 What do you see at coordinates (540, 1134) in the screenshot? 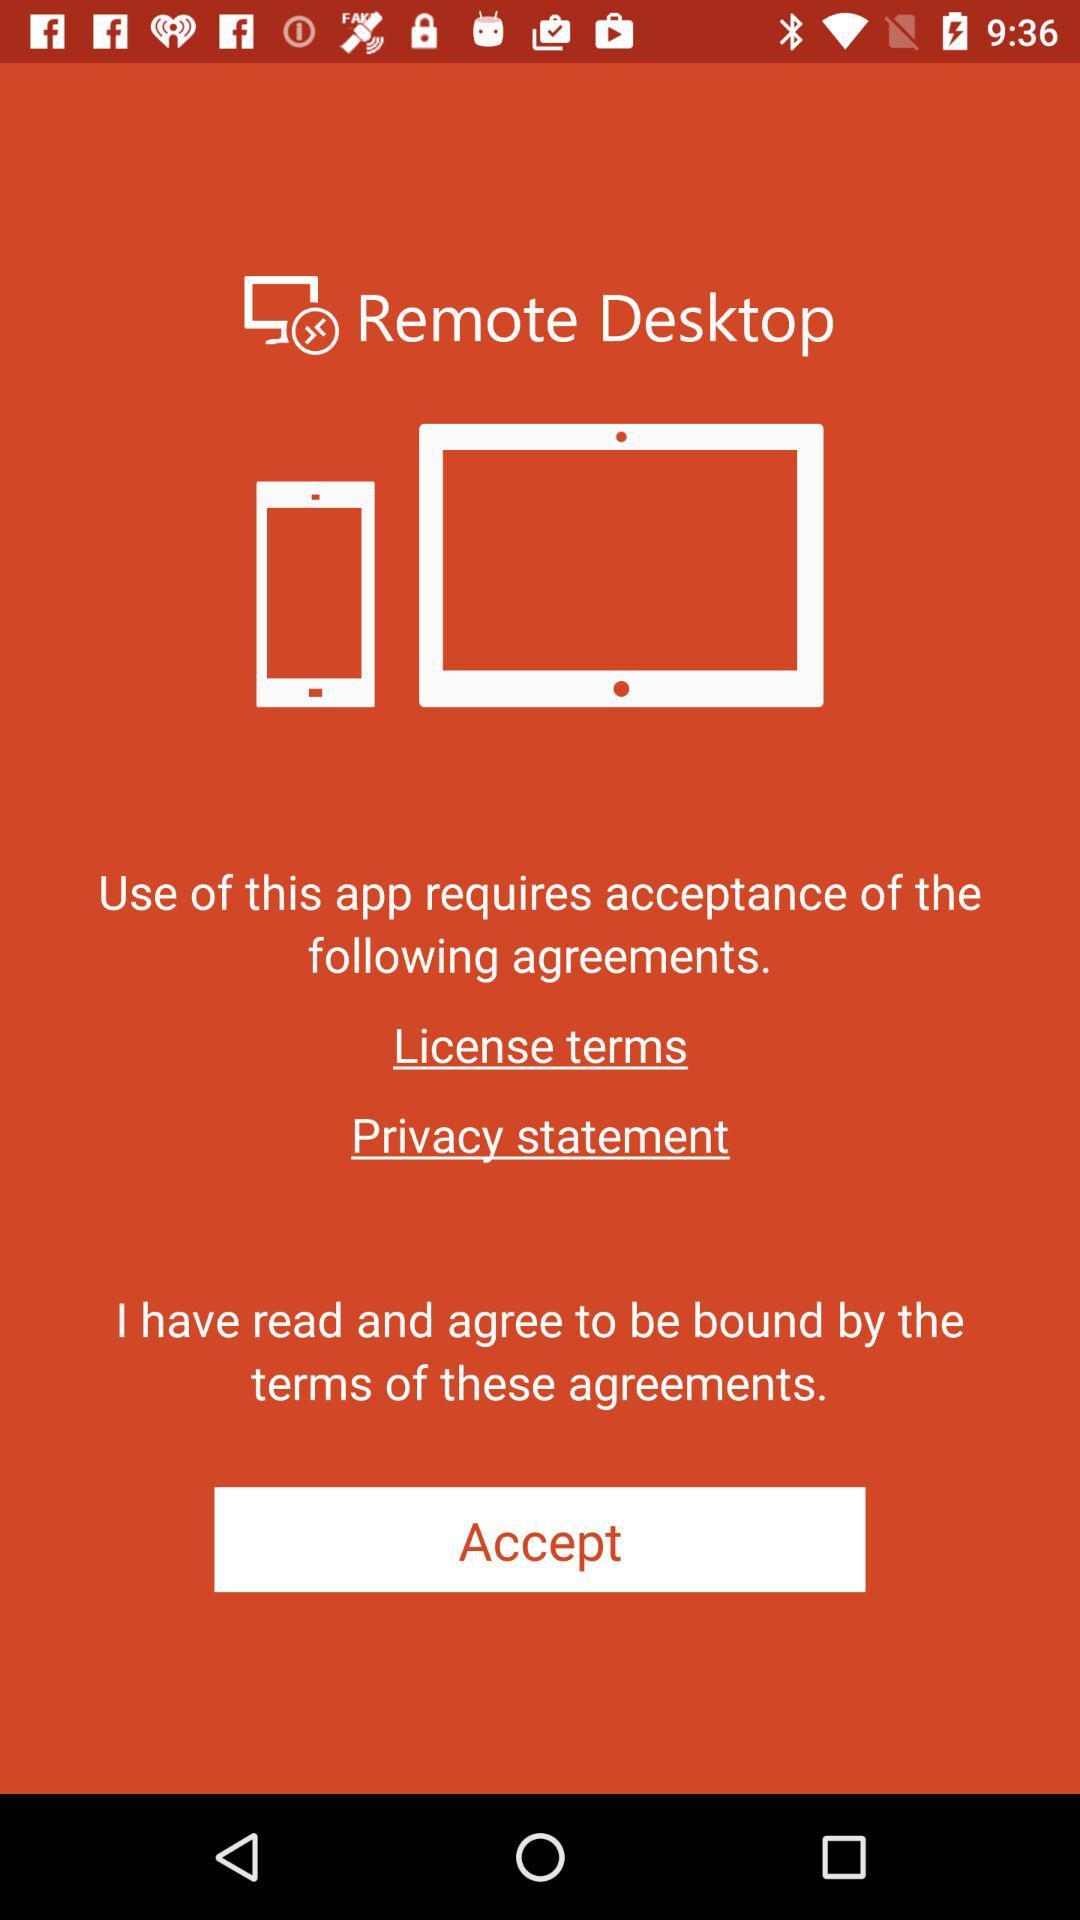
I see `privacy statement` at bounding box center [540, 1134].